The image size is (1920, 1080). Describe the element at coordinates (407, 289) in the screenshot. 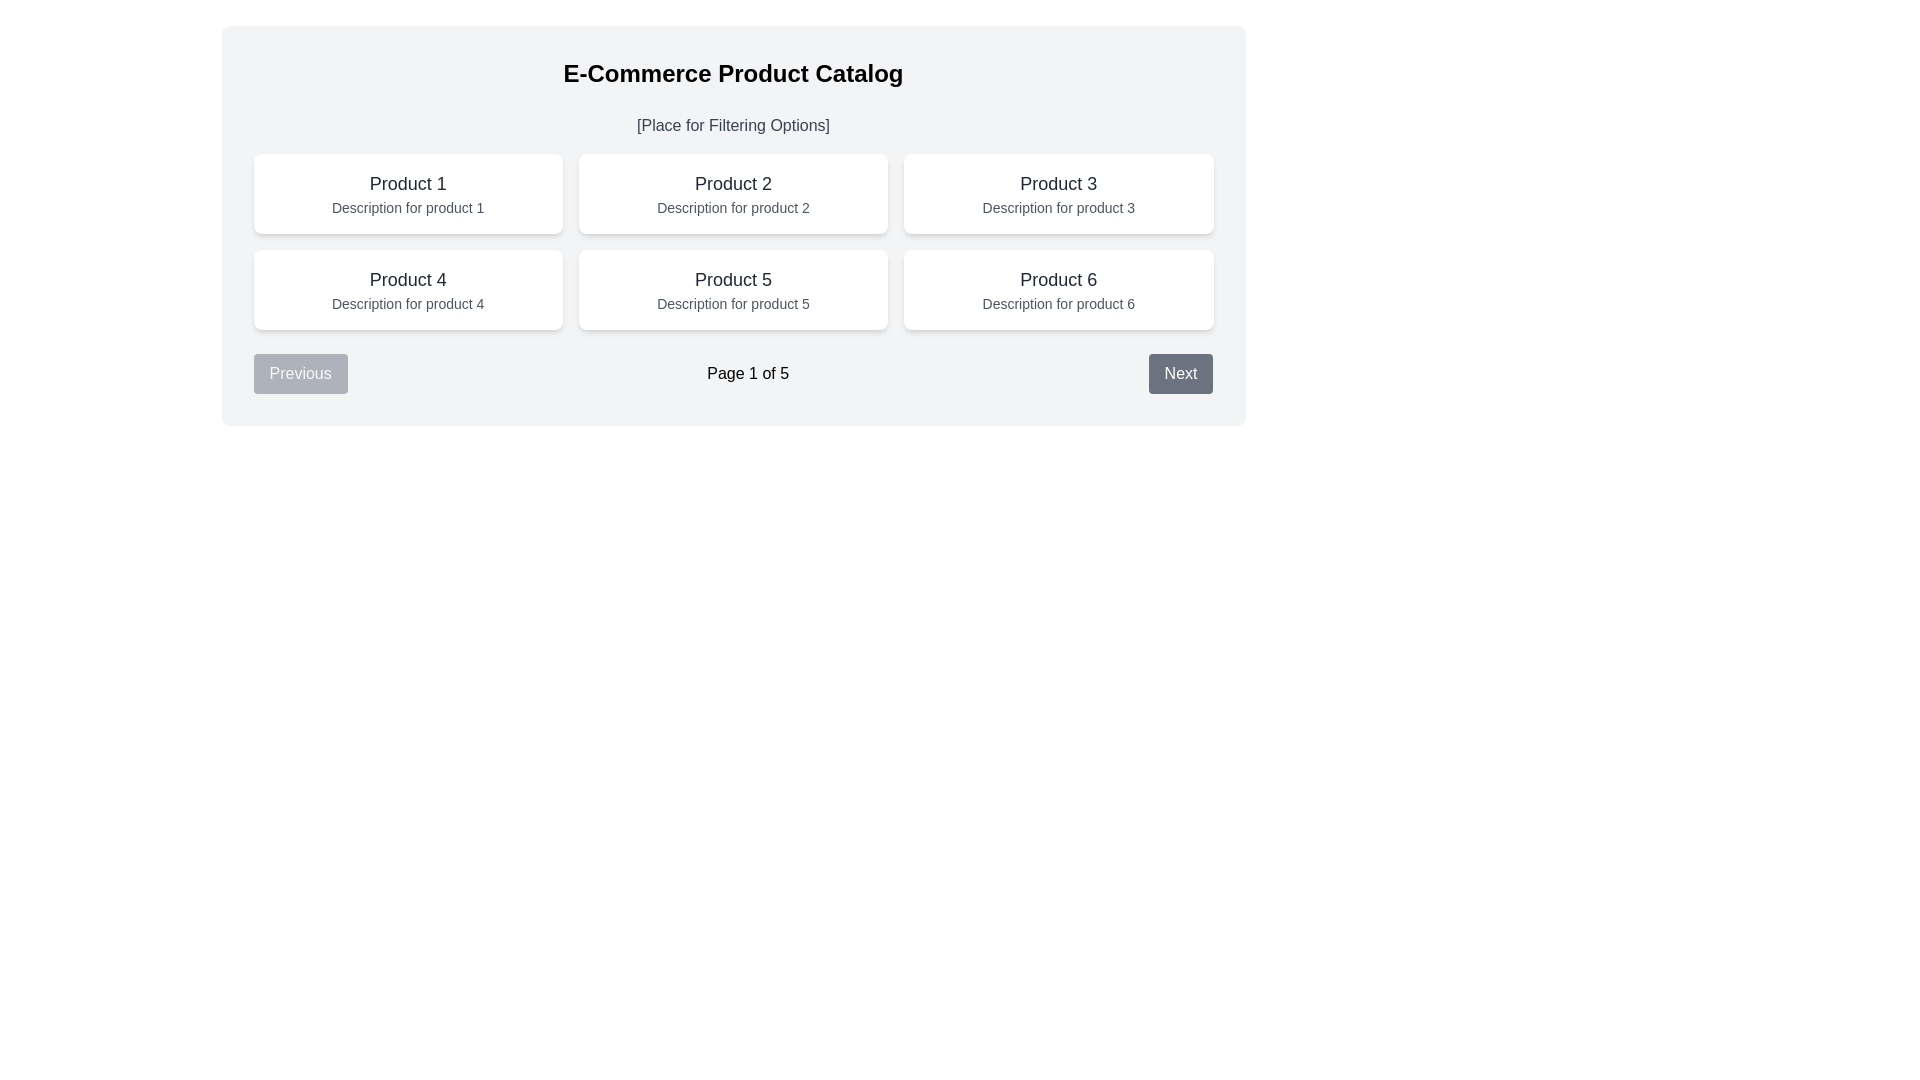

I see `the Informational card titled 'Product 4'` at that location.